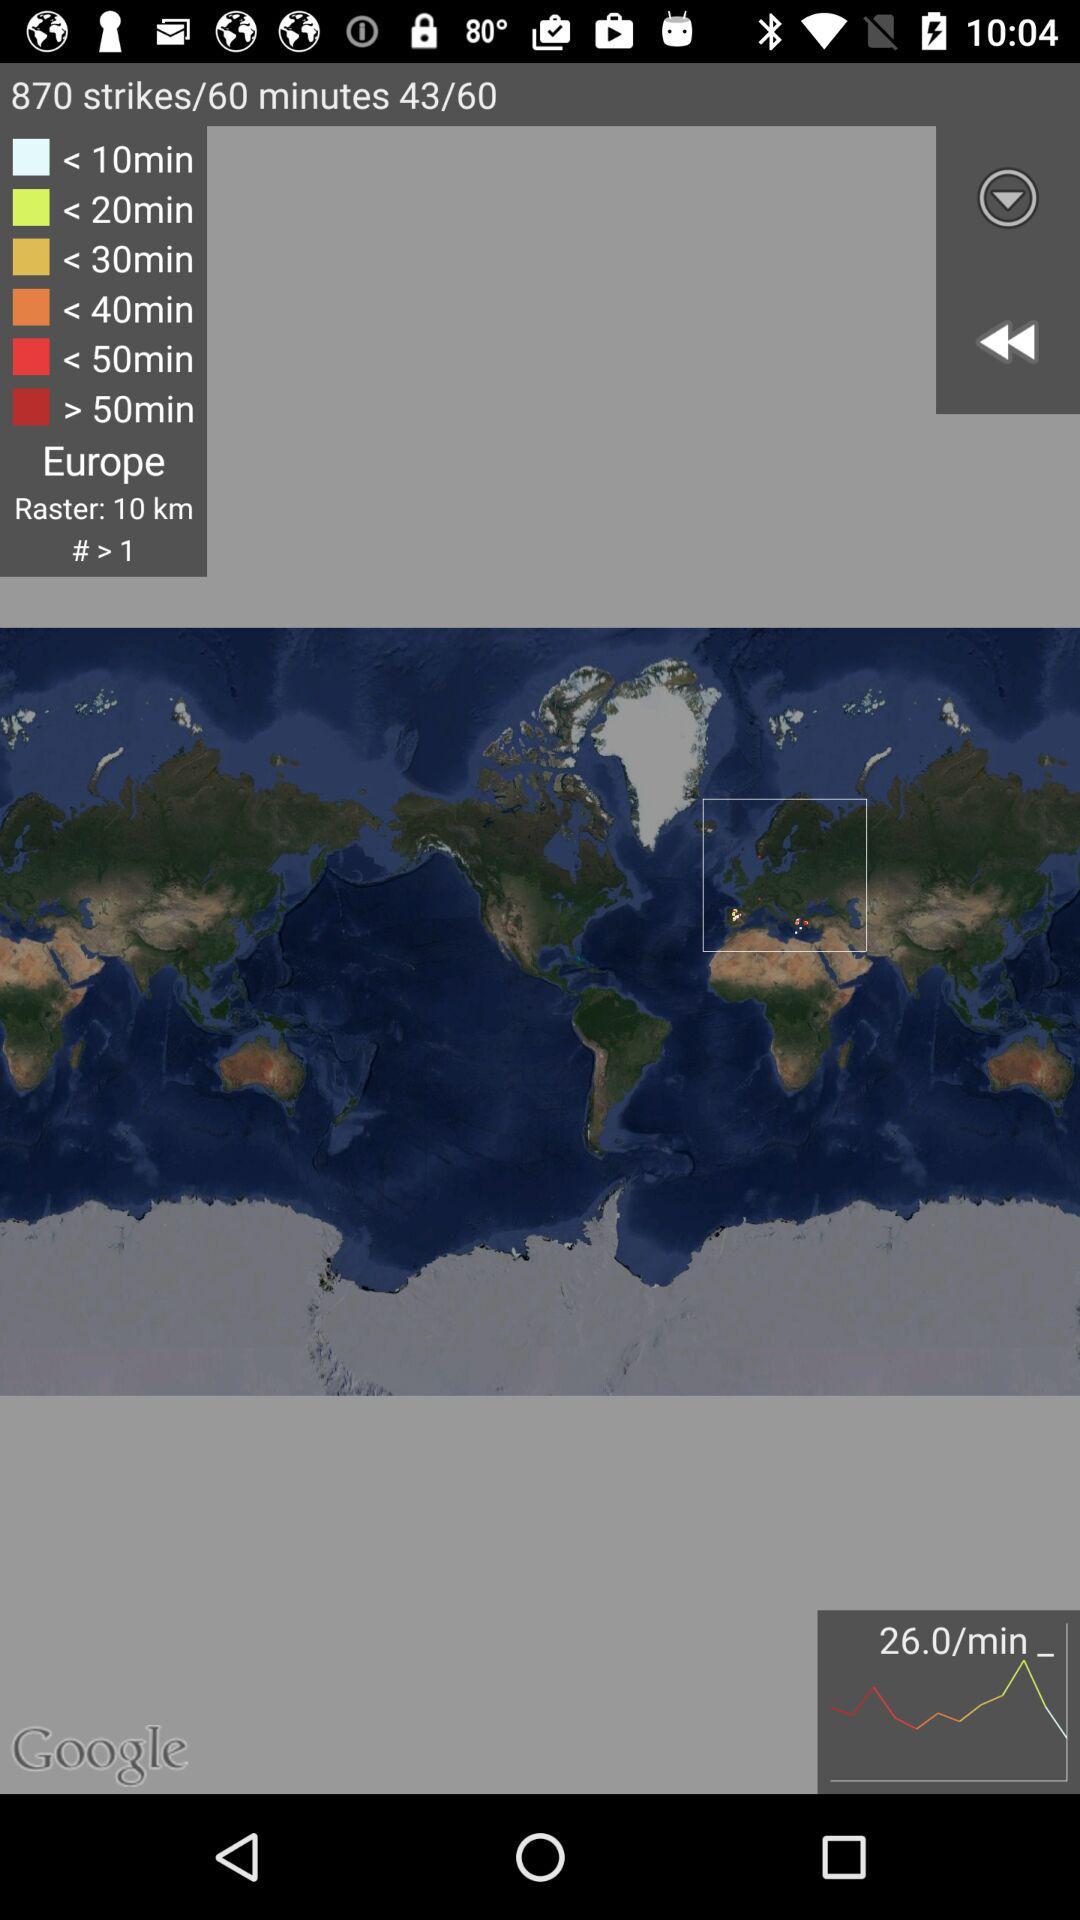 The width and height of the screenshot is (1080, 1920). Describe the element at coordinates (1007, 341) in the screenshot. I see `the av_rewind icon` at that location.